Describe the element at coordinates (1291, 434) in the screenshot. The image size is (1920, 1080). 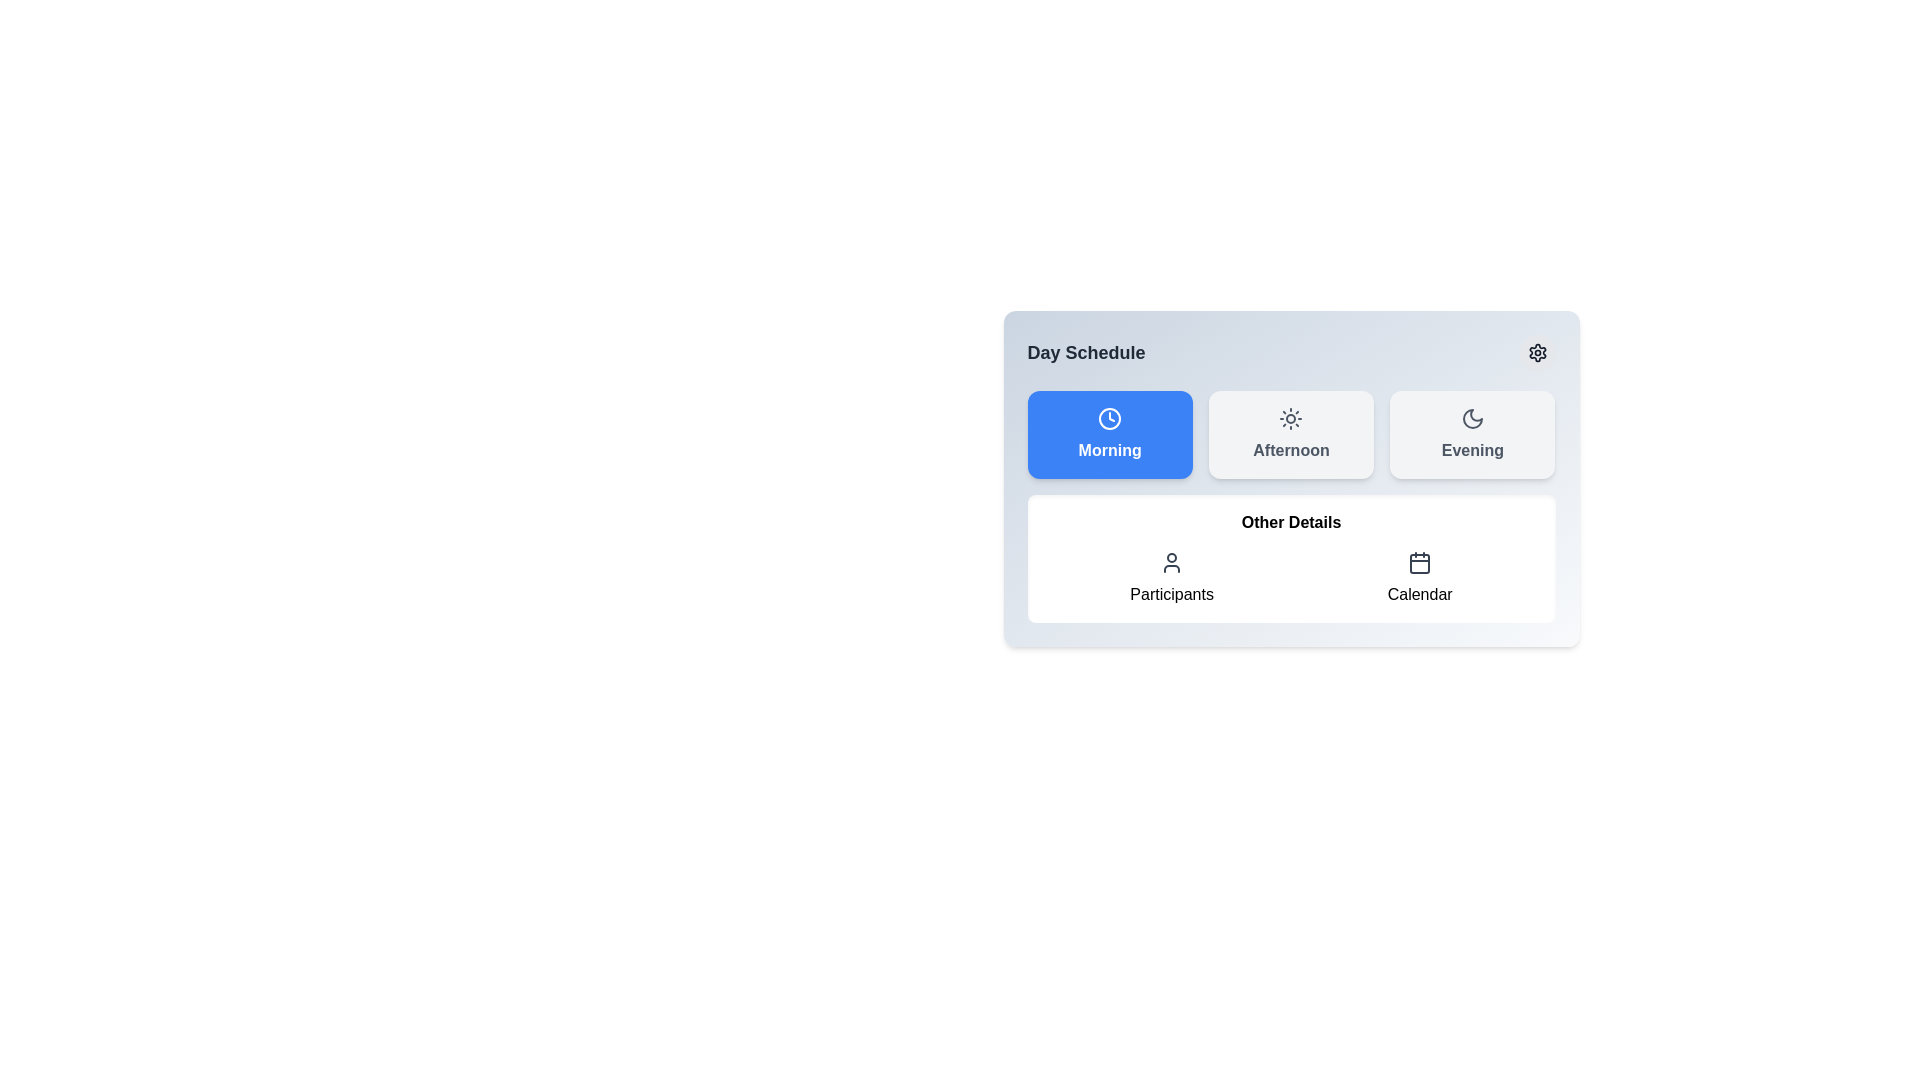
I see `the 'Afternoon' button, which is a rectangular button with a light gray background and a sun icon above the bold text 'Afternoon'` at that location.